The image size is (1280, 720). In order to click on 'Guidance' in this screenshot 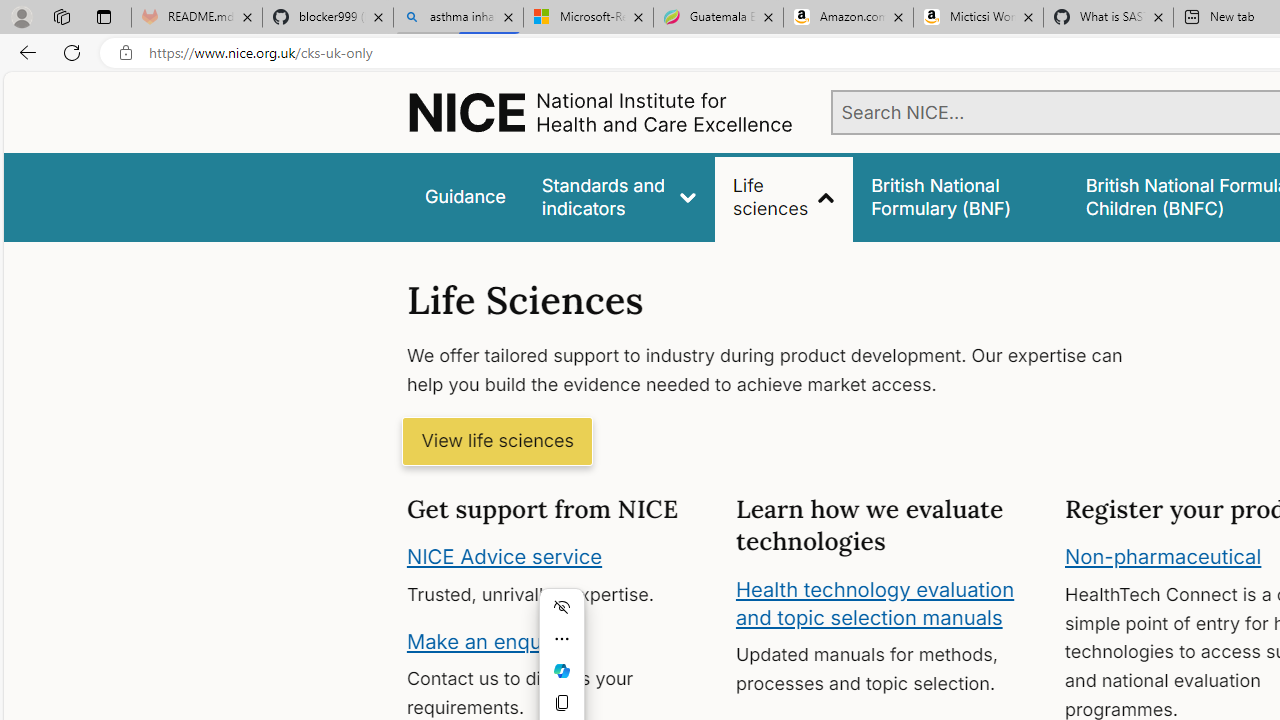, I will do `click(463, 197)`.